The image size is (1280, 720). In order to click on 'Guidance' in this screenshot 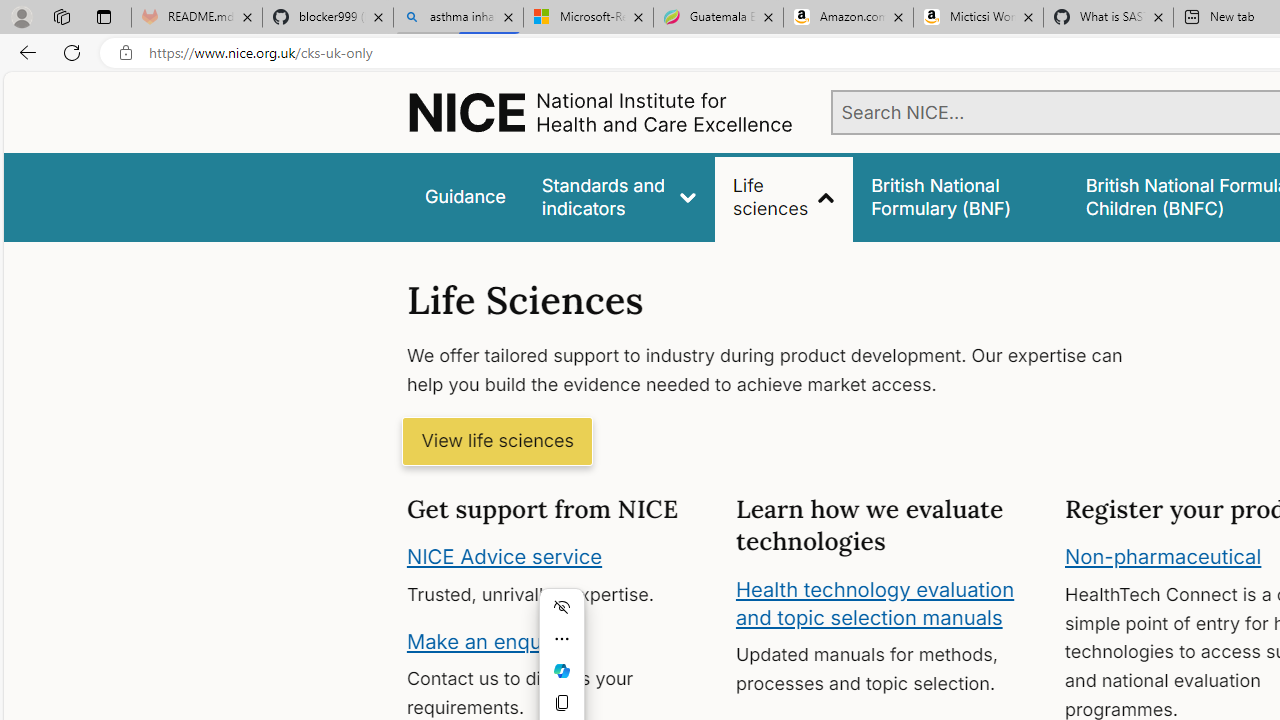, I will do `click(463, 197)`.